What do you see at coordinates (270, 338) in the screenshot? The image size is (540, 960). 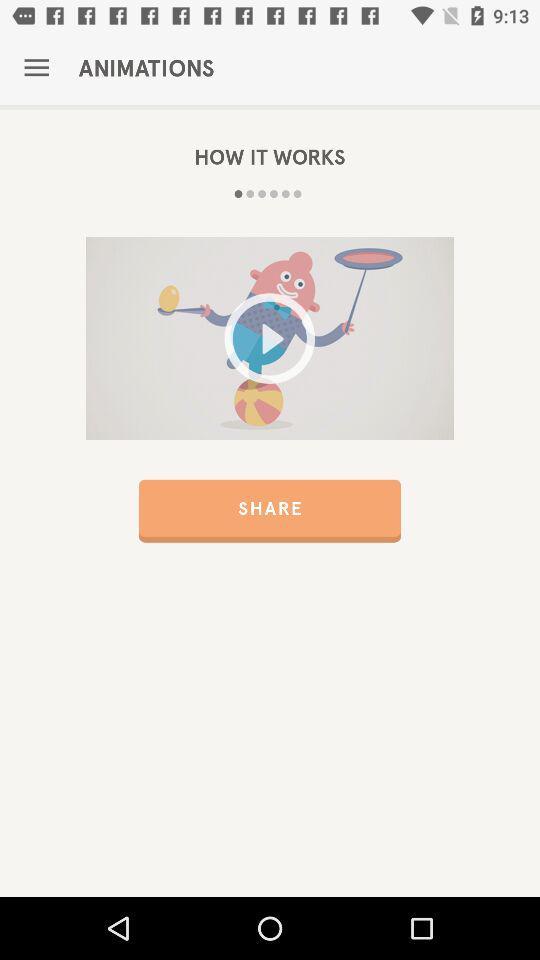 I see `the icon above share` at bounding box center [270, 338].